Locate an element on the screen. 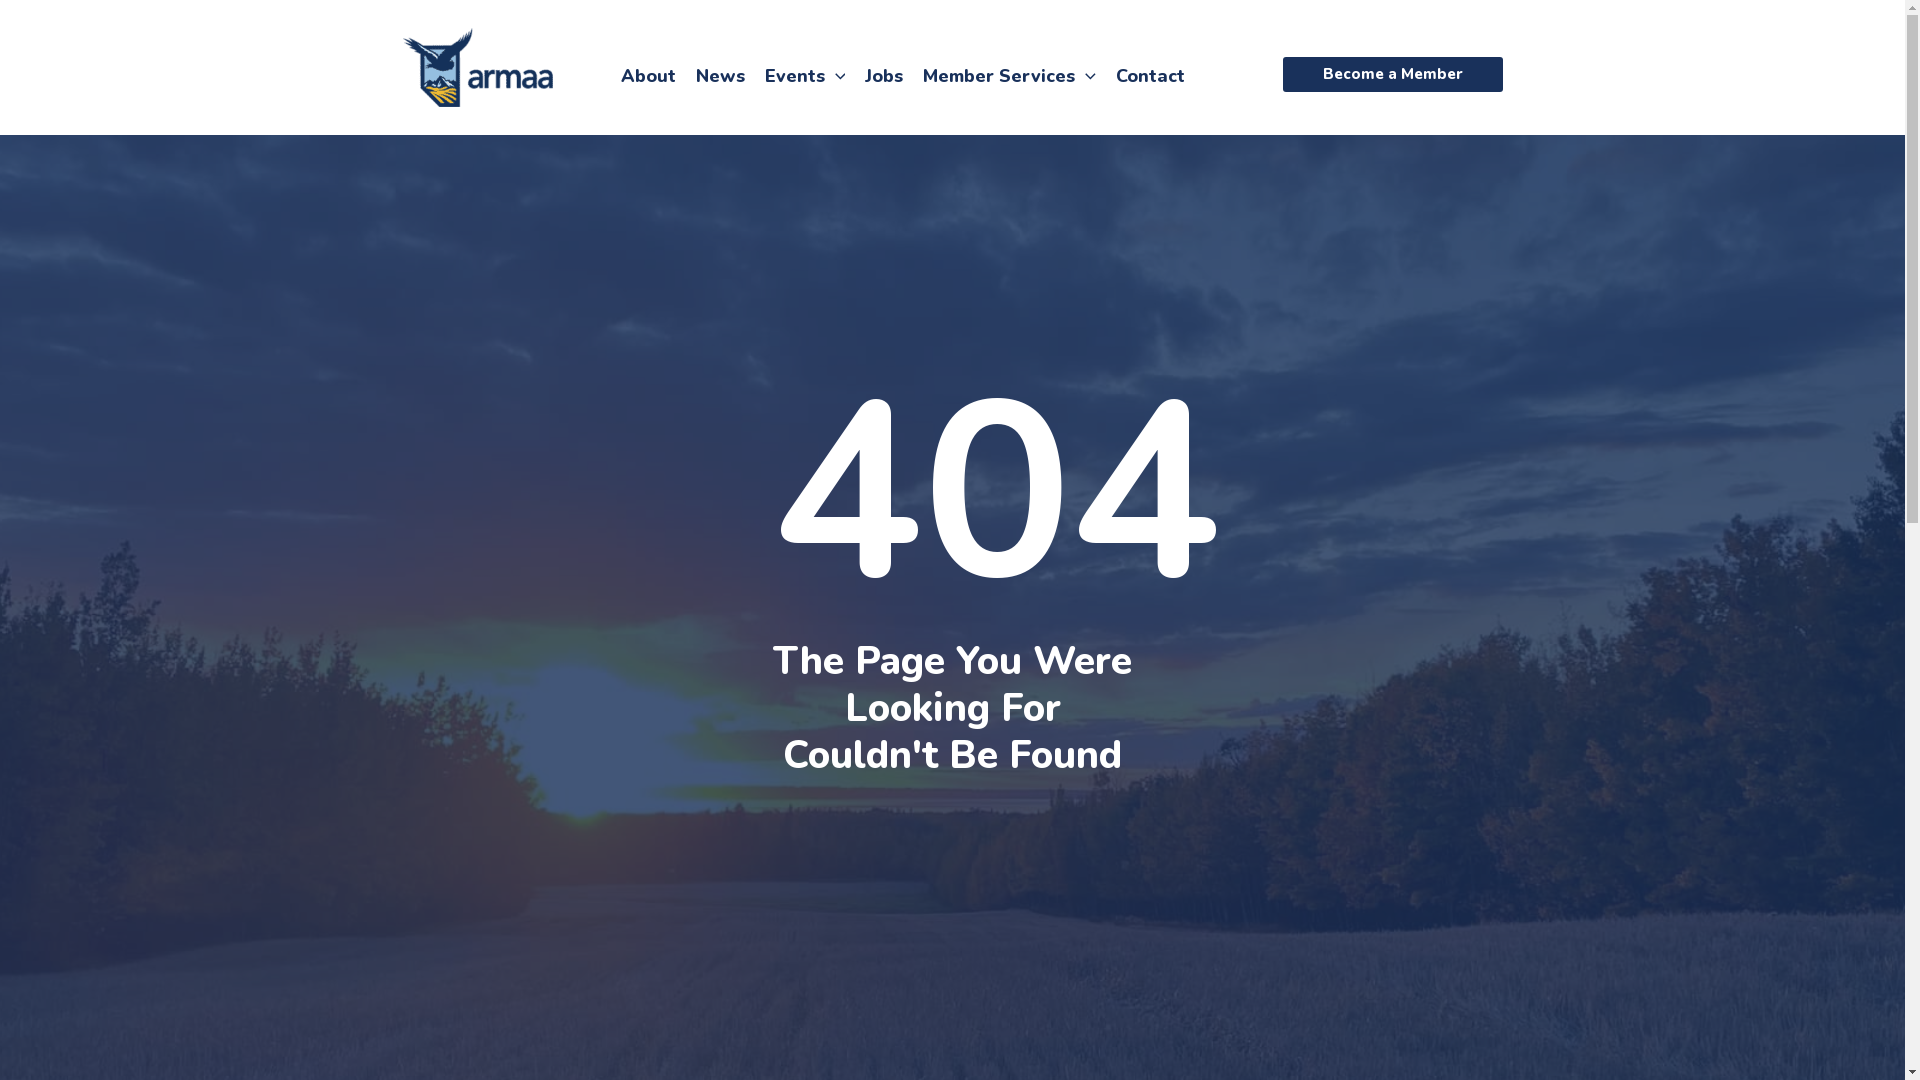  'Become a Member' is located at coordinates (1391, 73).